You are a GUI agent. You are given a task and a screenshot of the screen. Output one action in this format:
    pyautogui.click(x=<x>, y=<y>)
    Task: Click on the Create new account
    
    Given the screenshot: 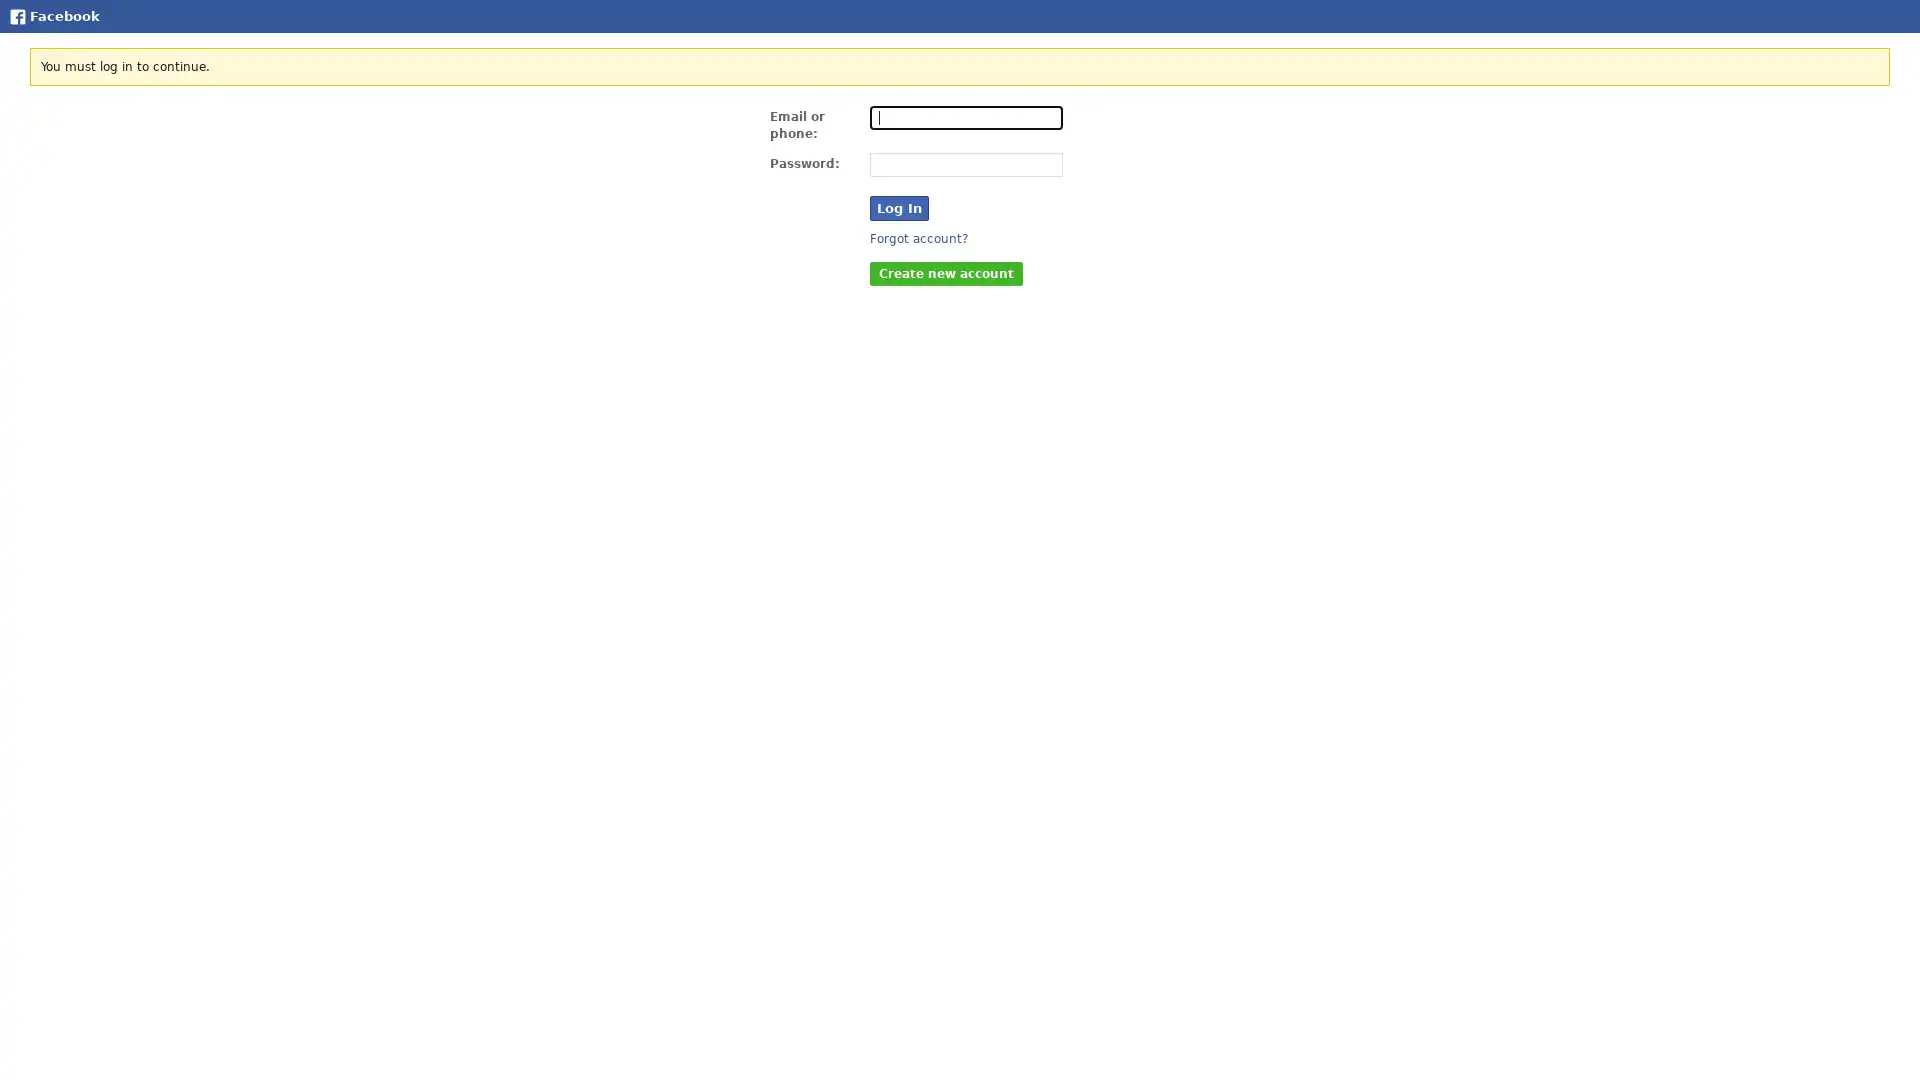 What is the action you would take?
    pyautogui.click(x=945, y=273)
    